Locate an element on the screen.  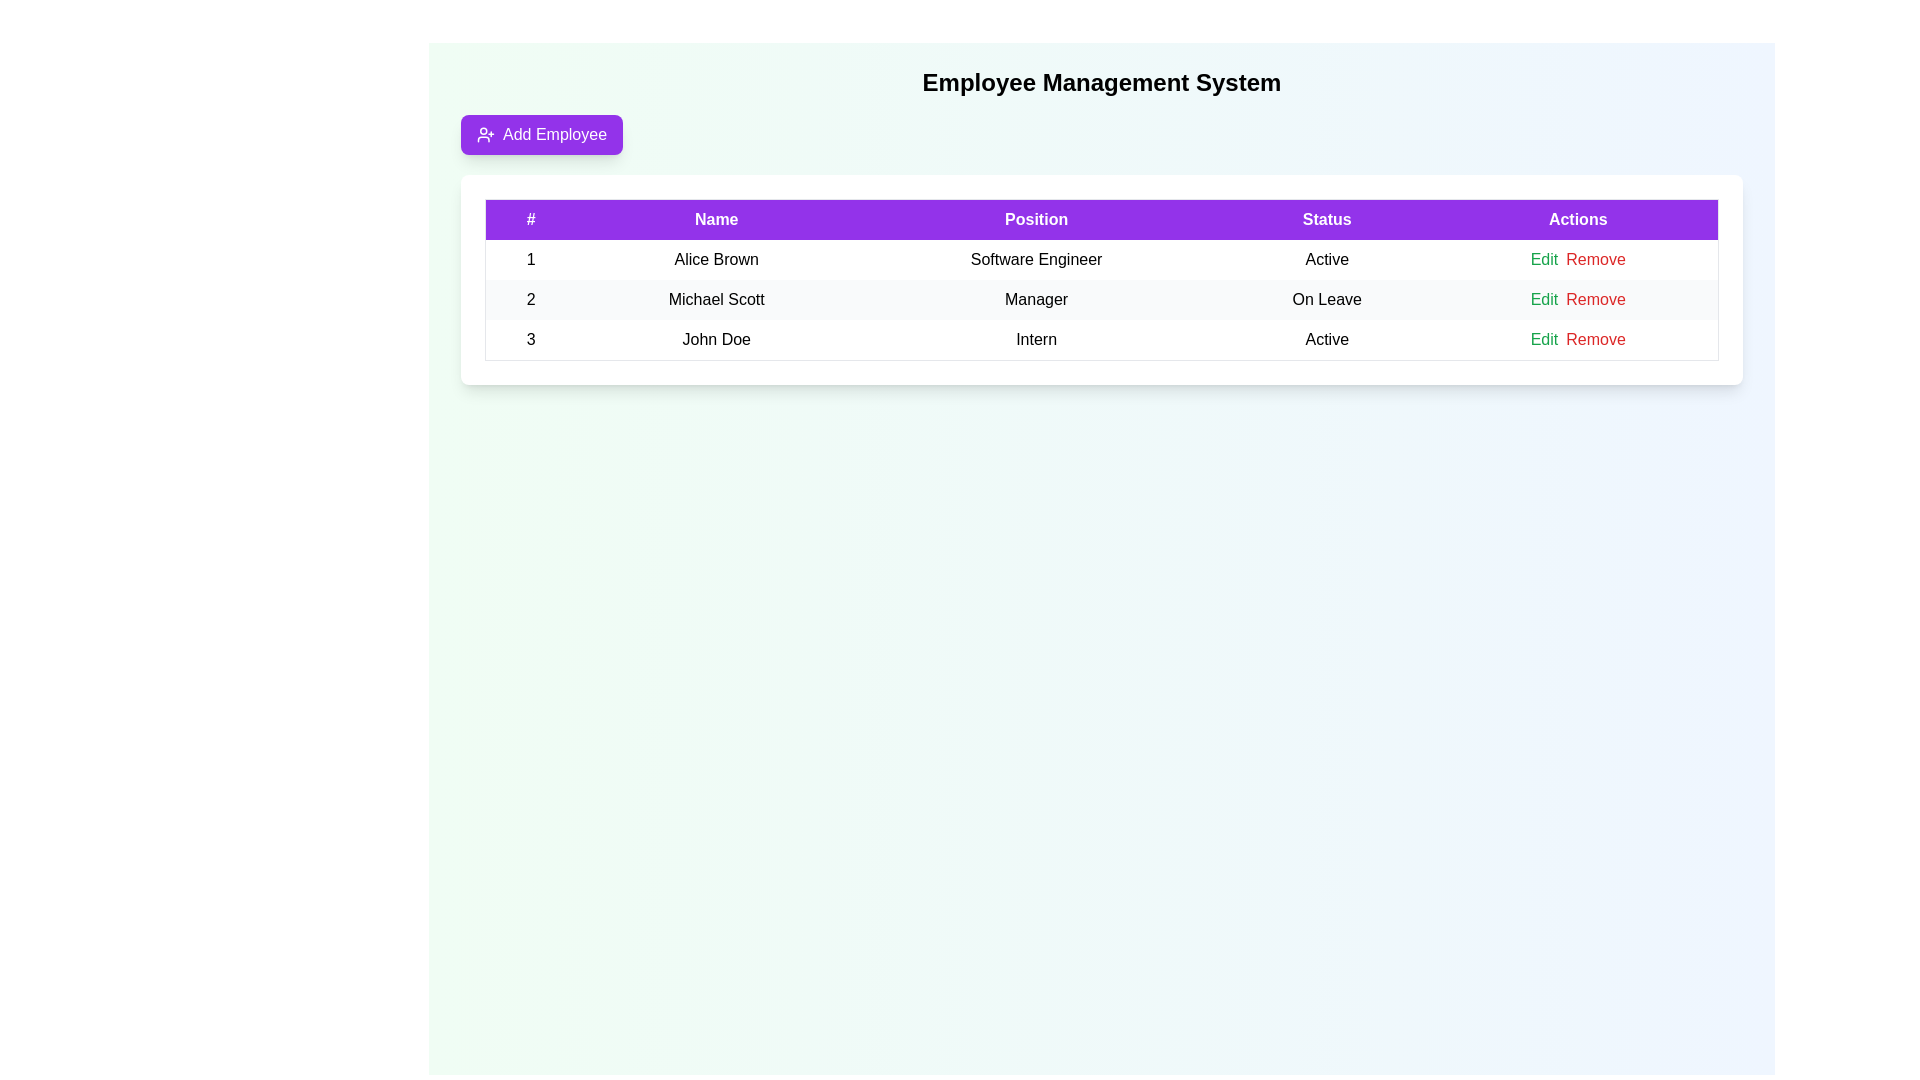
keyboard navigation is located at coordinates (542, 135).